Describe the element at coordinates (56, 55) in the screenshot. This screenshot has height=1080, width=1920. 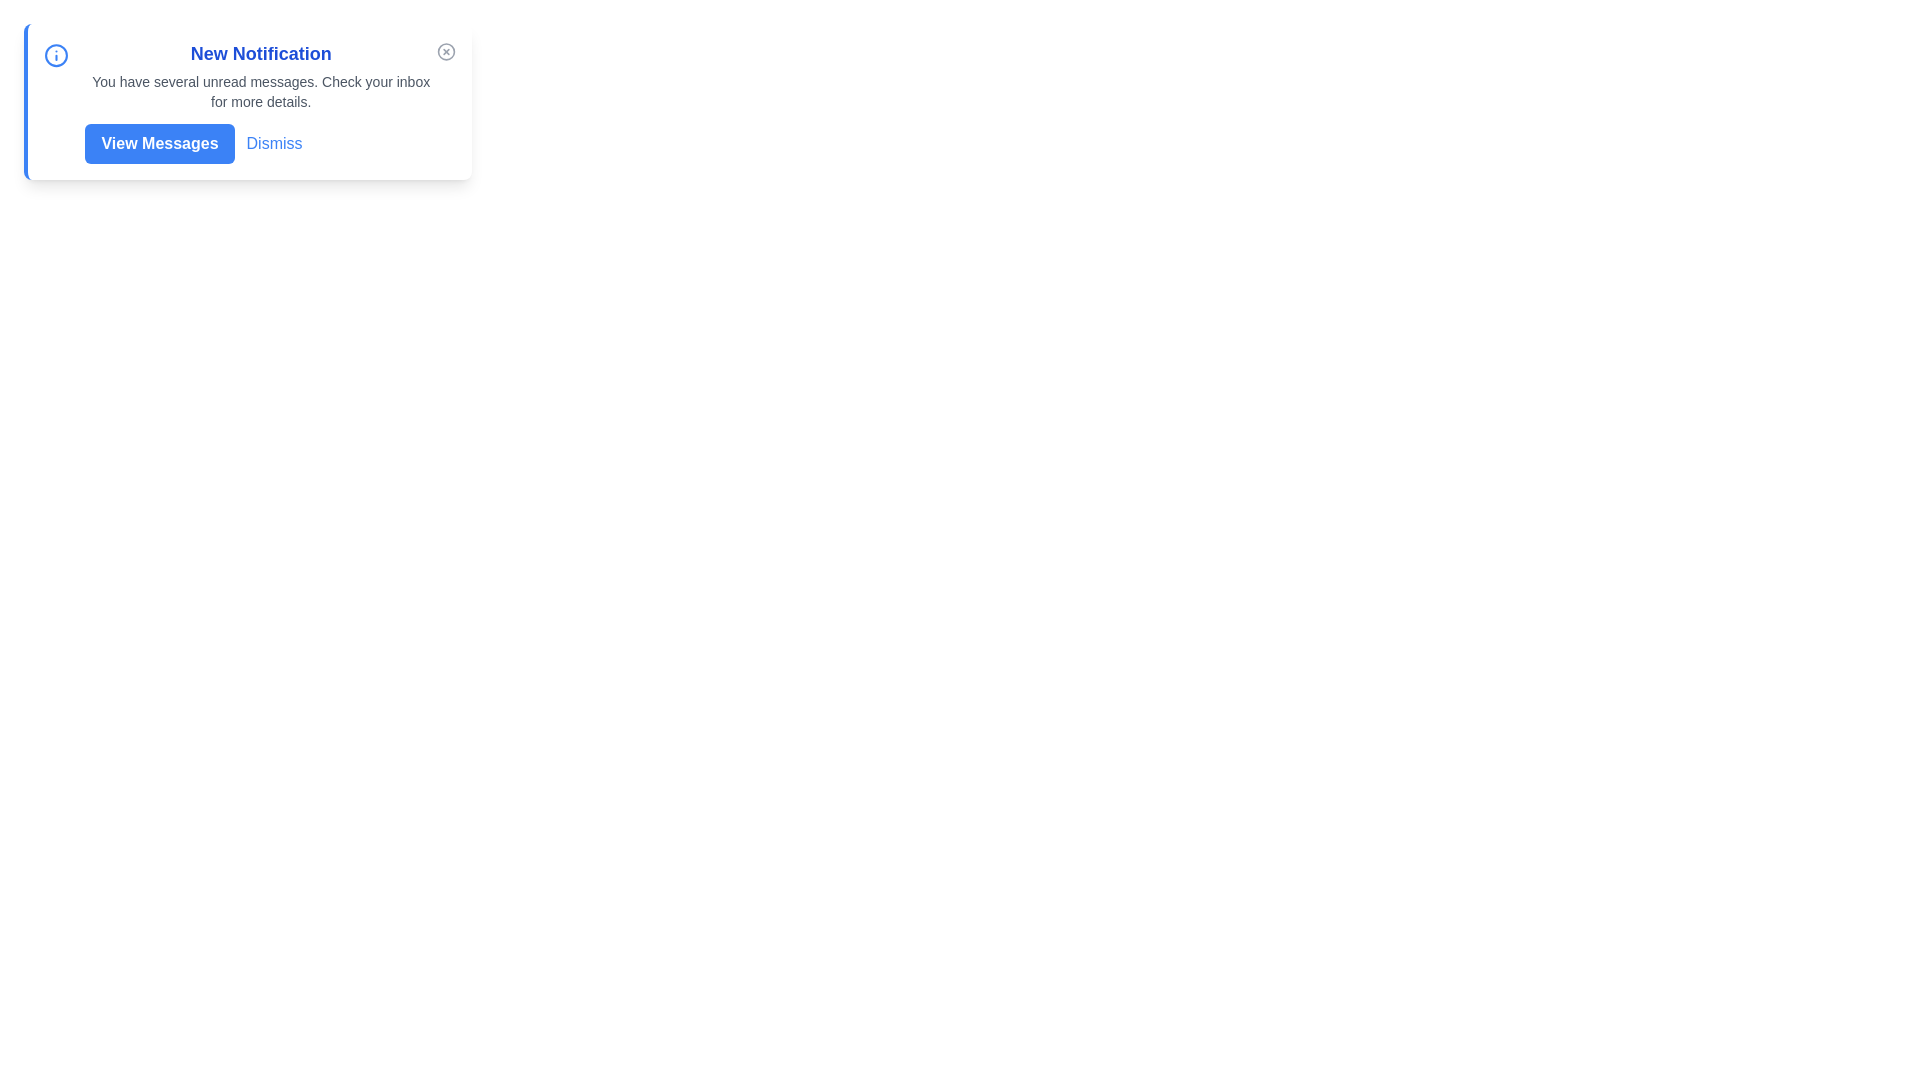
I see `the circular information icon with a blue outline that is located to the left of the 'New Notification' title text in the notification box to read its associated information` at that location.